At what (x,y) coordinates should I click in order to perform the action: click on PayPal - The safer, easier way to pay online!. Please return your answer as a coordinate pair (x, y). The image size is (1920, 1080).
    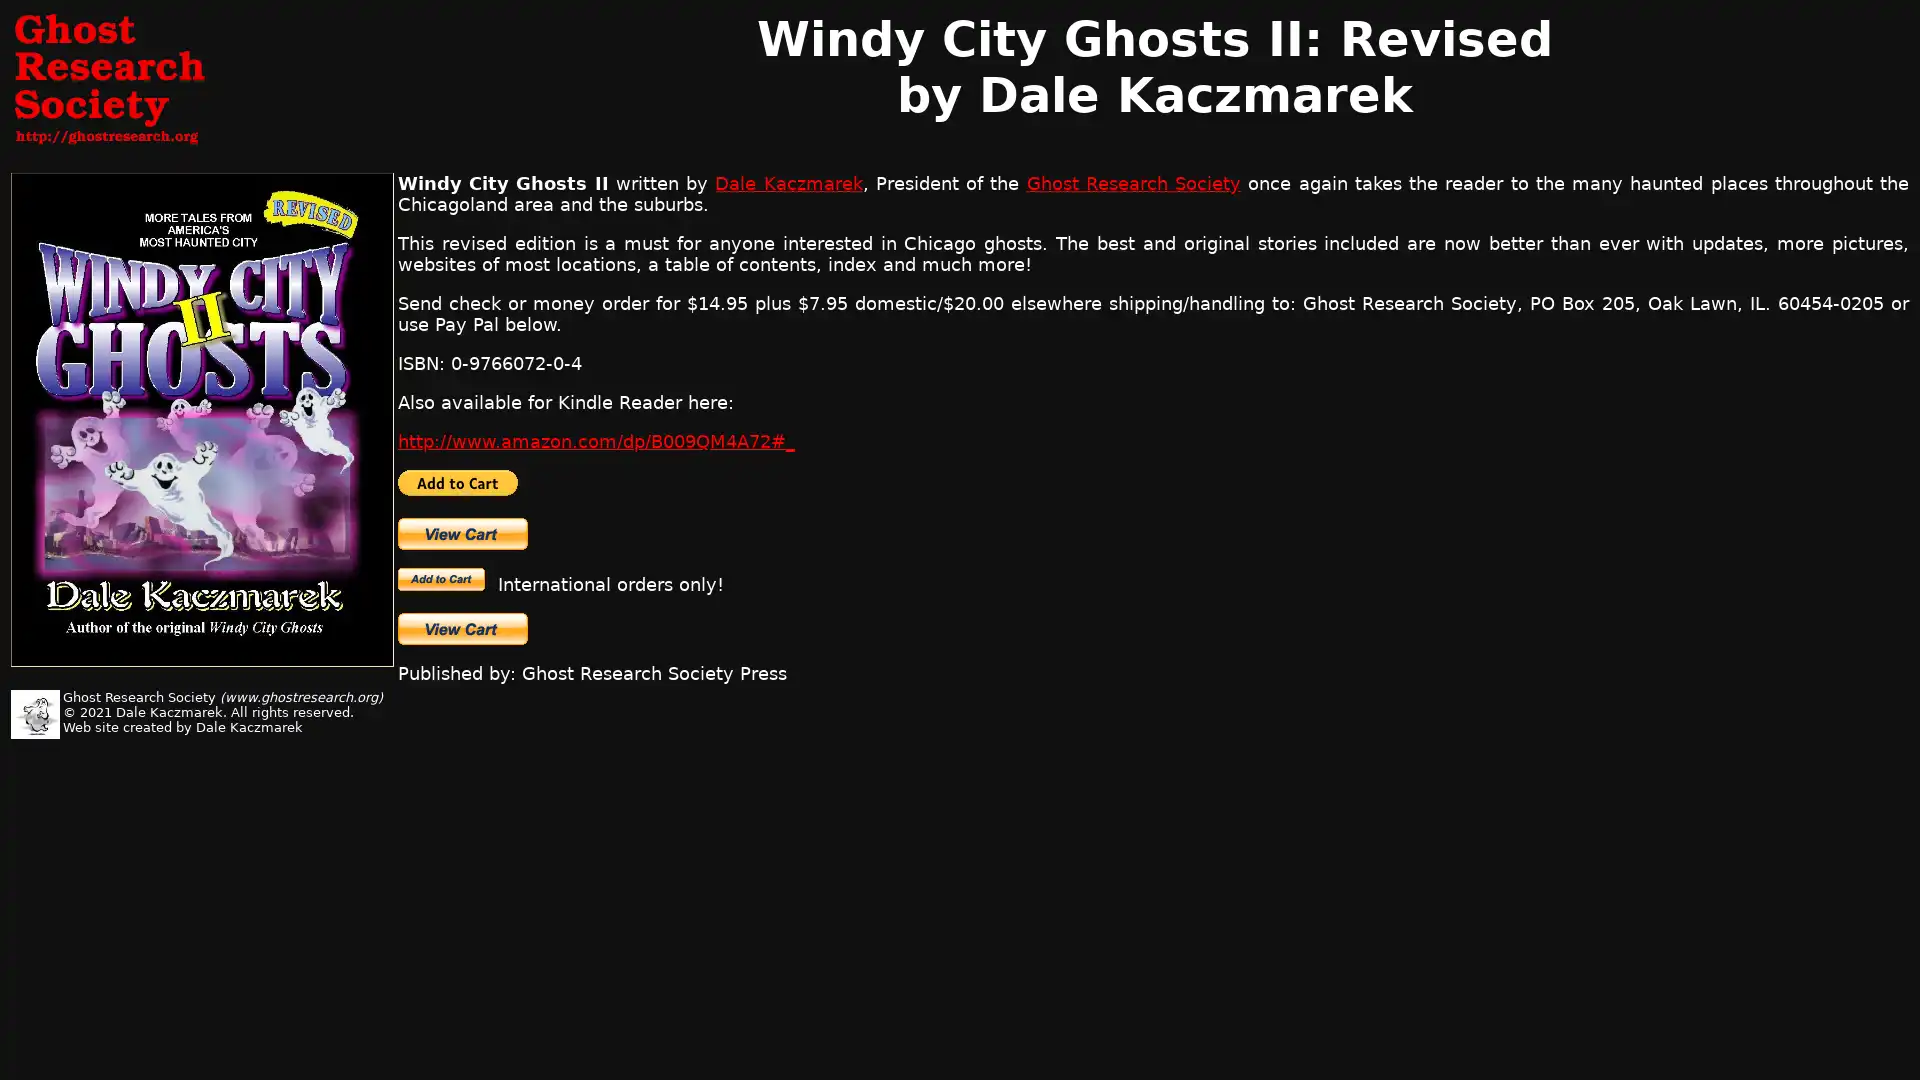
    Looking at the image, I should click on (456, 482).